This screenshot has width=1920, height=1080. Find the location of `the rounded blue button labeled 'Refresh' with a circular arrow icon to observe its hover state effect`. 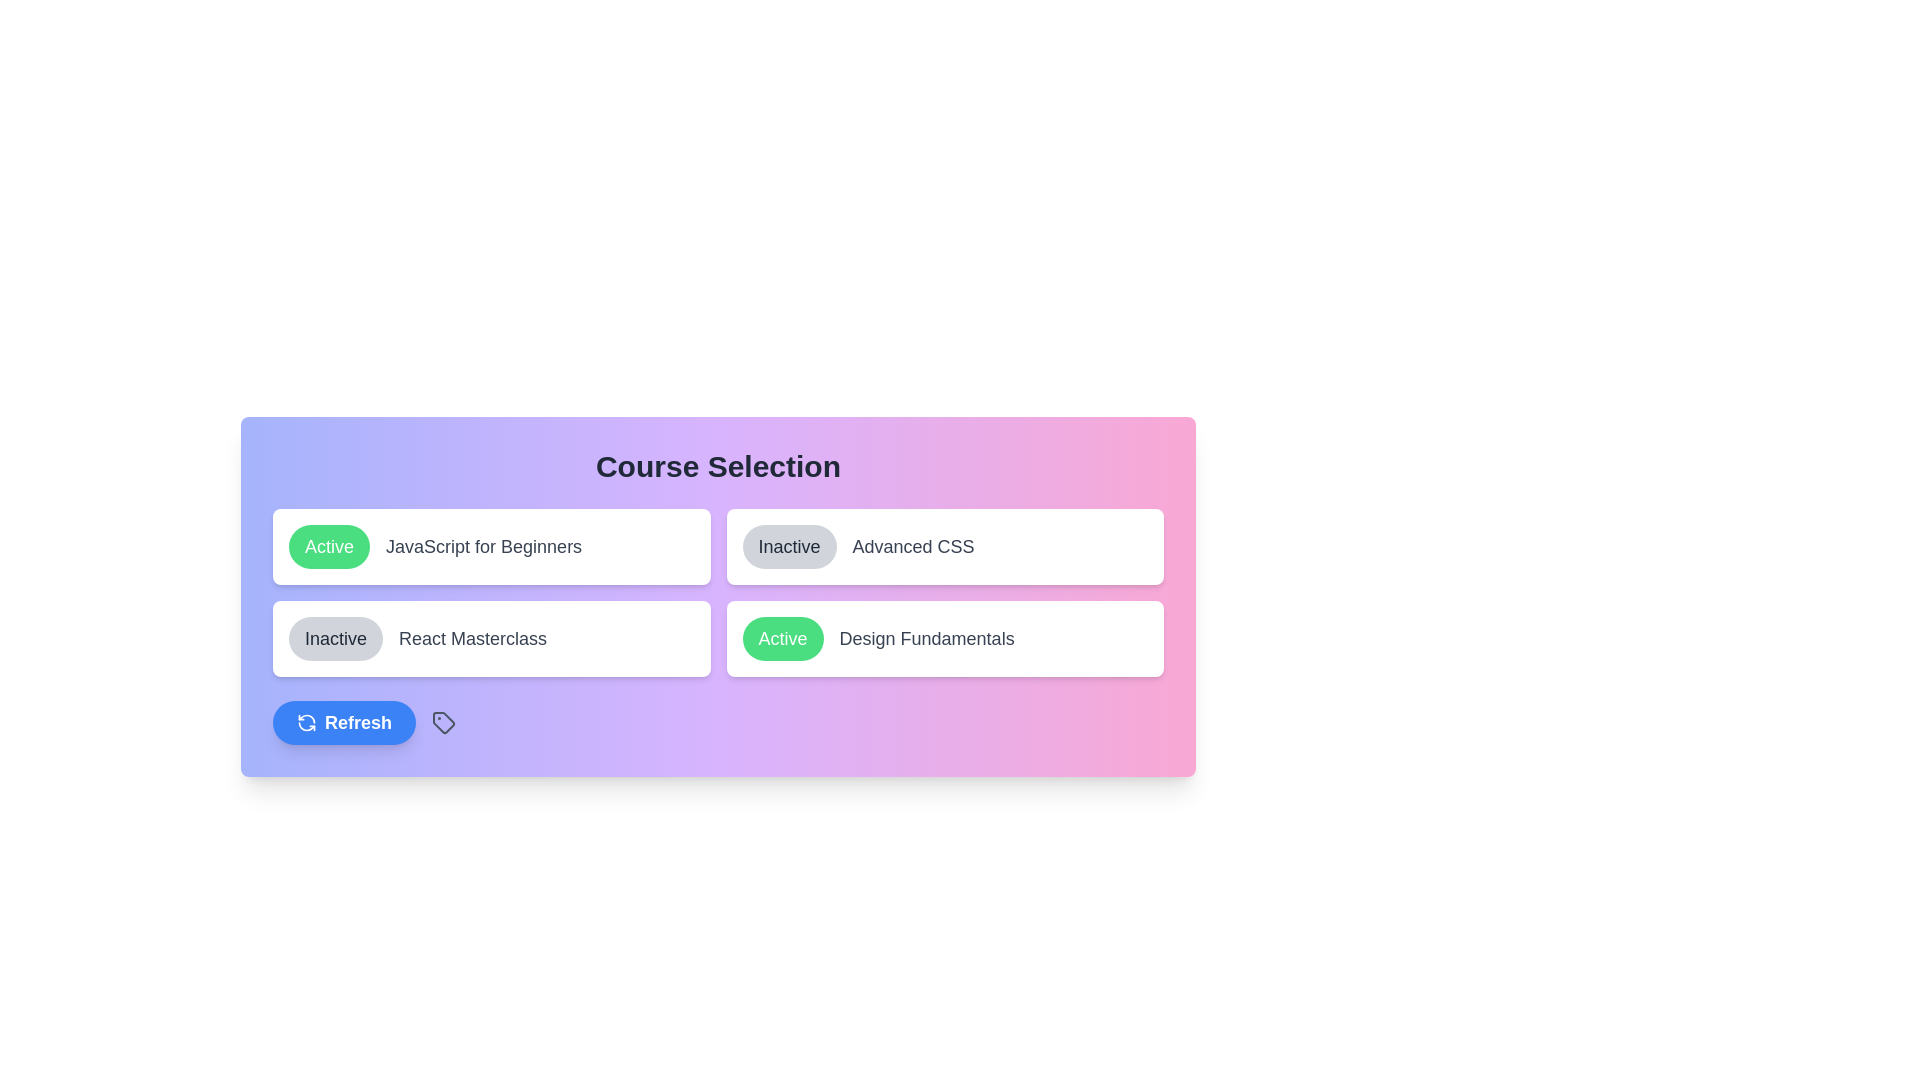

the rounded blue button labeled 'Refresh' with a circular arrow icon to observe its hover state effect is located at coordinates (344, 722).